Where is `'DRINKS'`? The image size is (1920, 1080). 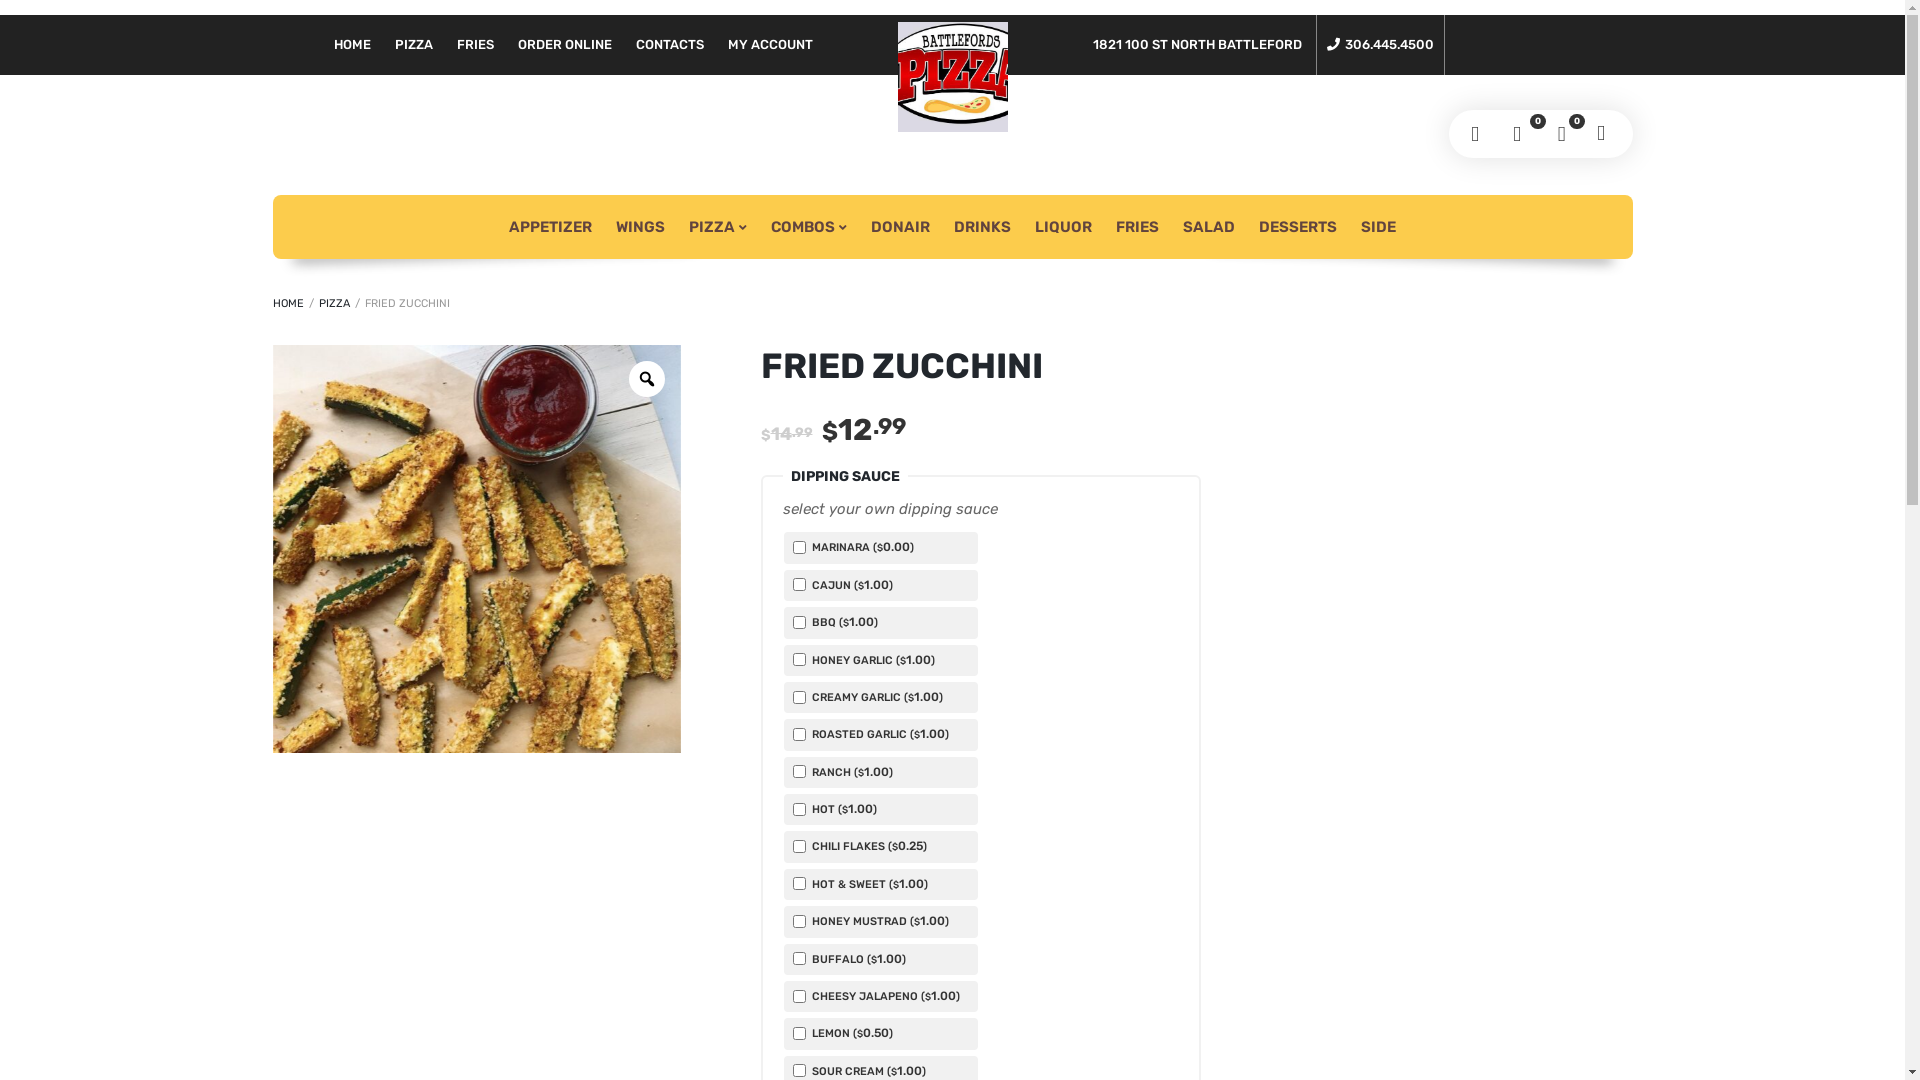 'DRINKS' is located at coordinates (943, 226).